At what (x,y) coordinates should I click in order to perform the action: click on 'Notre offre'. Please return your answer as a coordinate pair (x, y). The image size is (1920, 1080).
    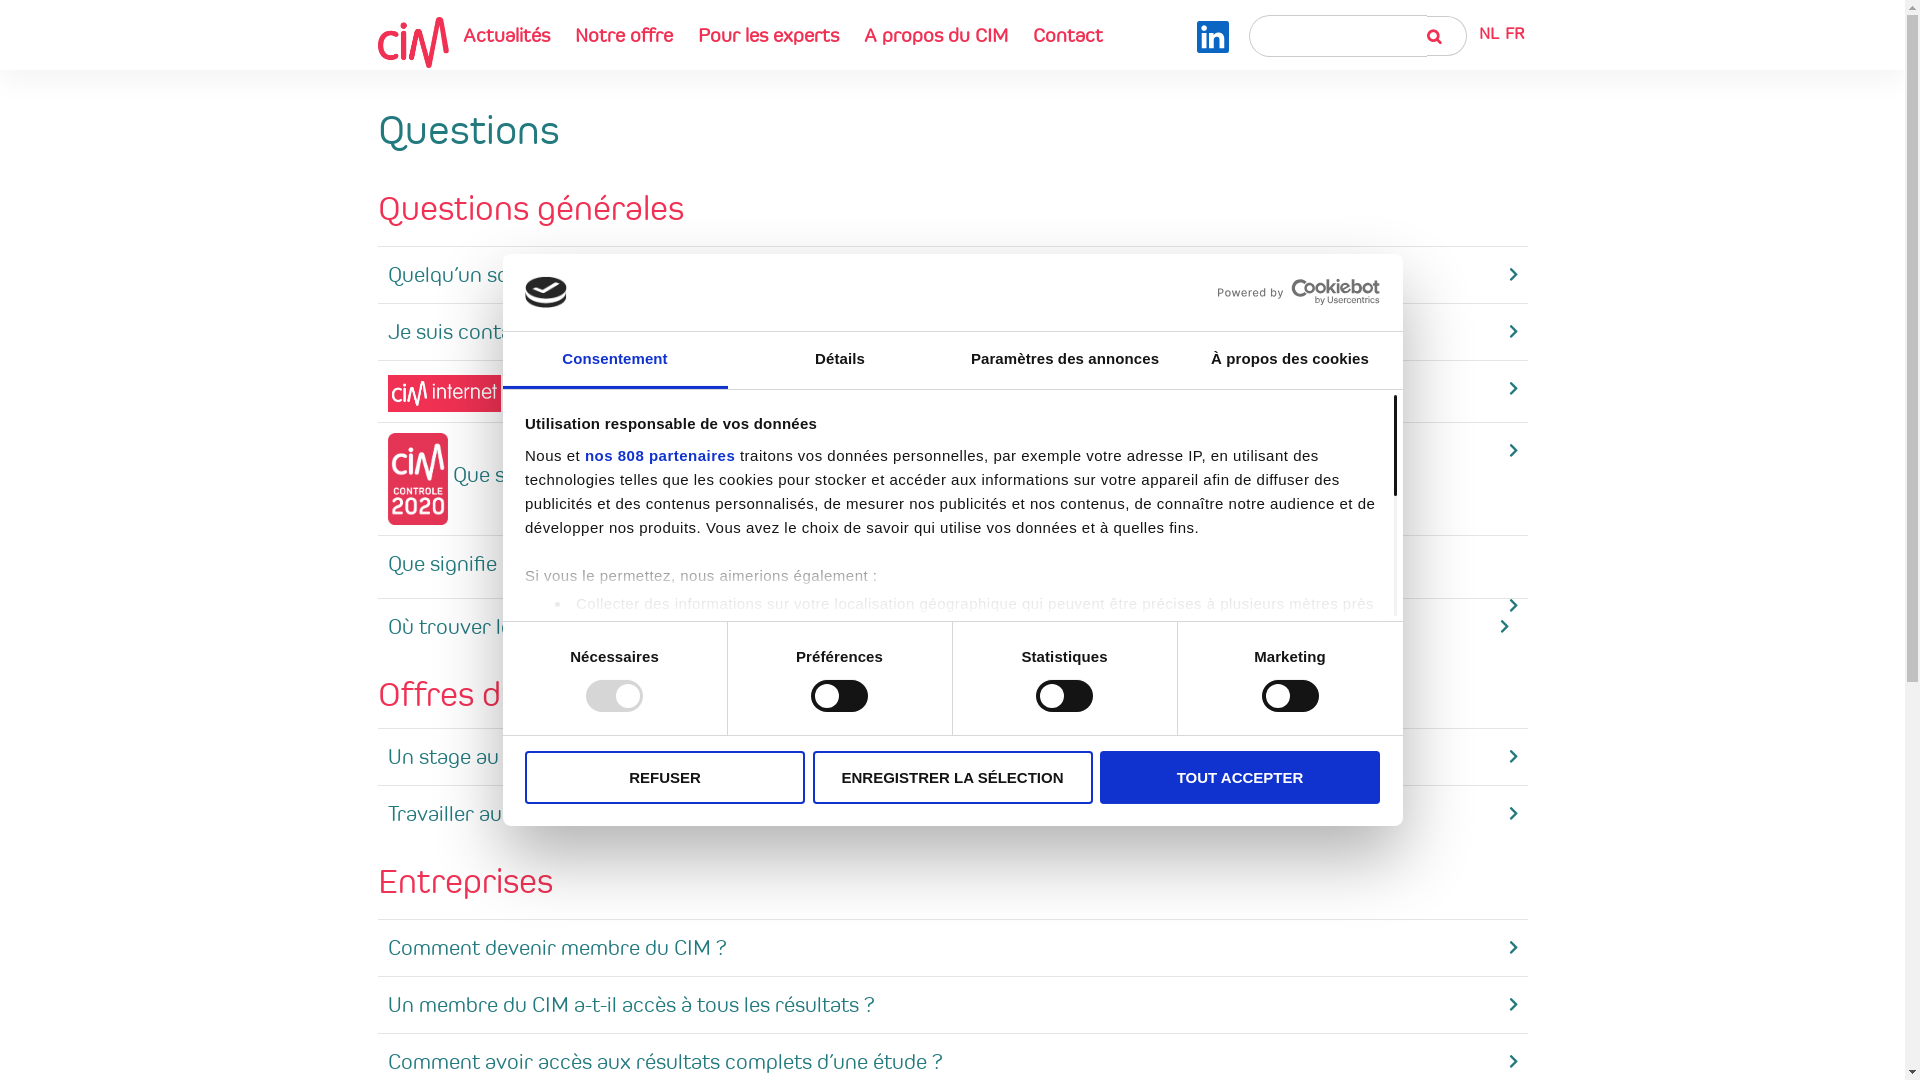
    Looking at the image, I should click on (623, 34).